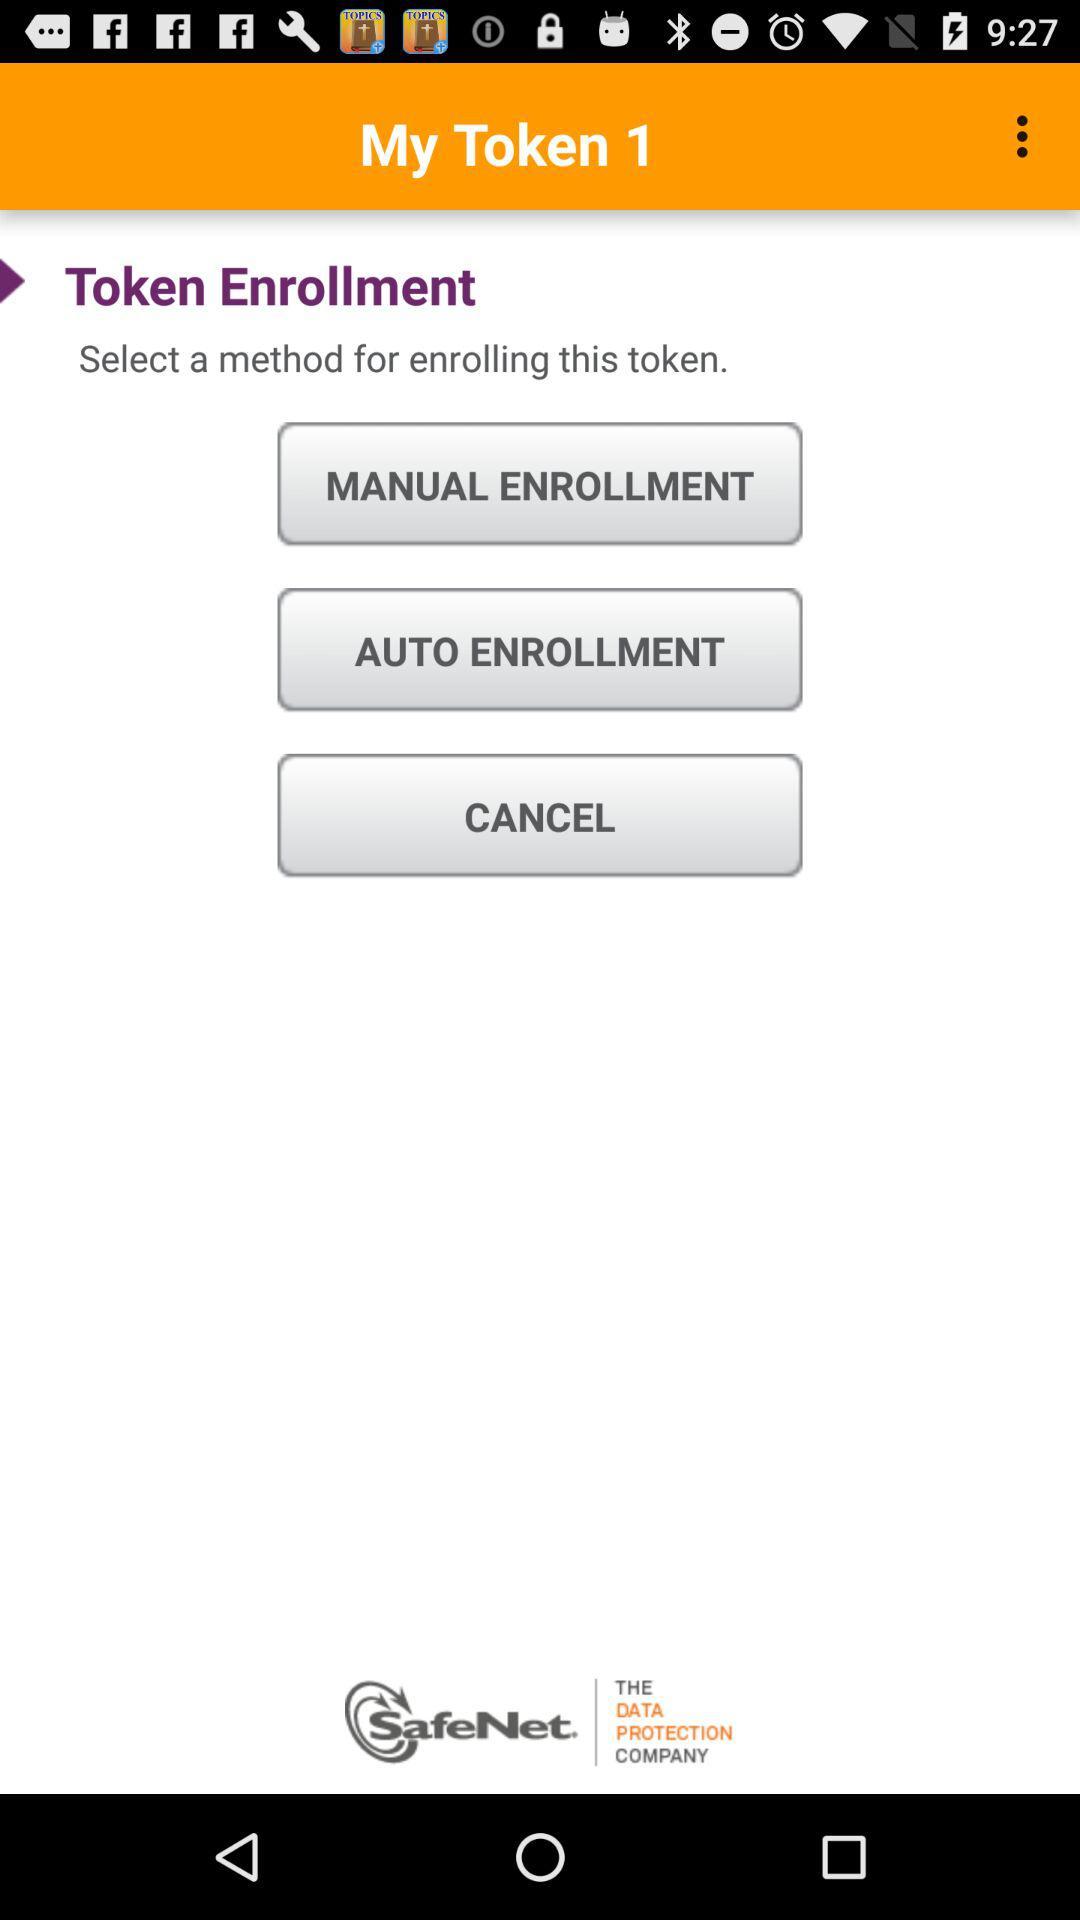  Describe the element at coordinates (1027, 135) in the screenshot. I see `item to the right of my token 1 icon` at that location.